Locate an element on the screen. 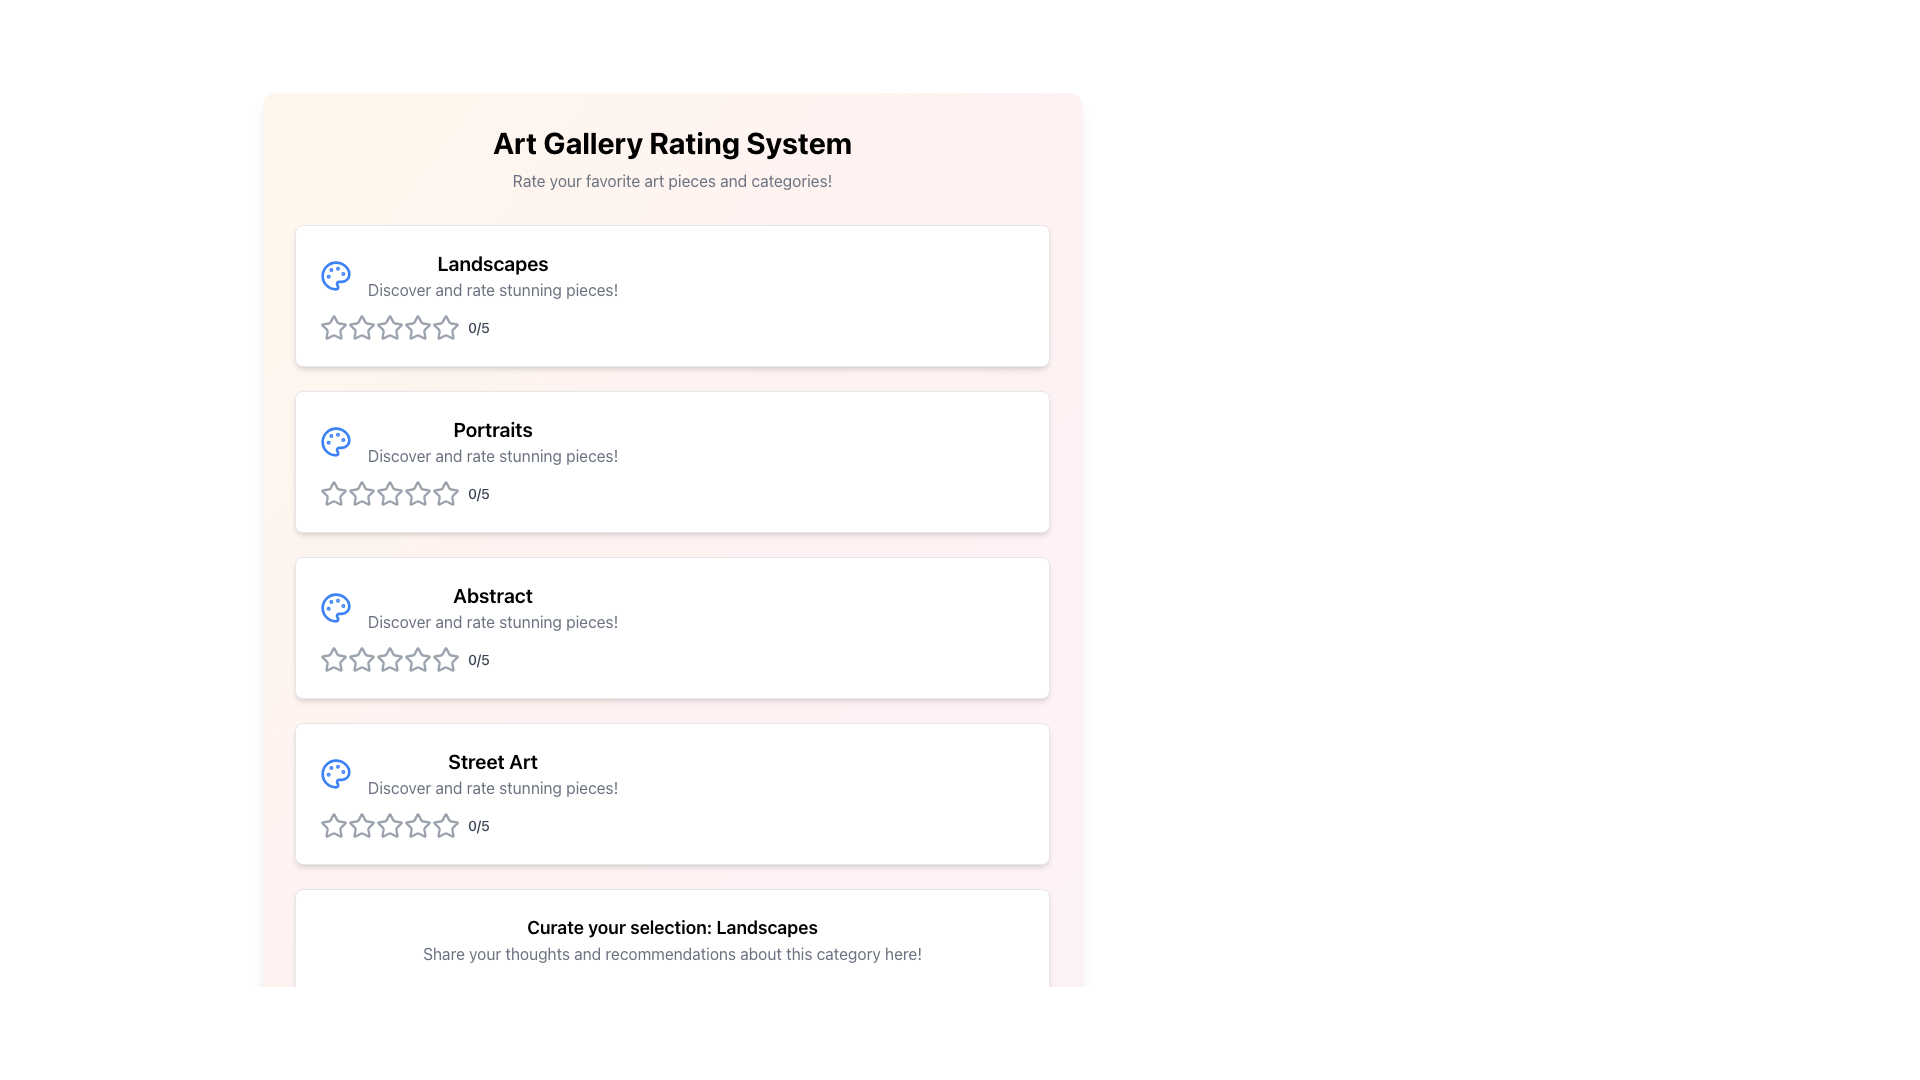  the first star icon in the Landscapes section is located at coordinates (332, 326).